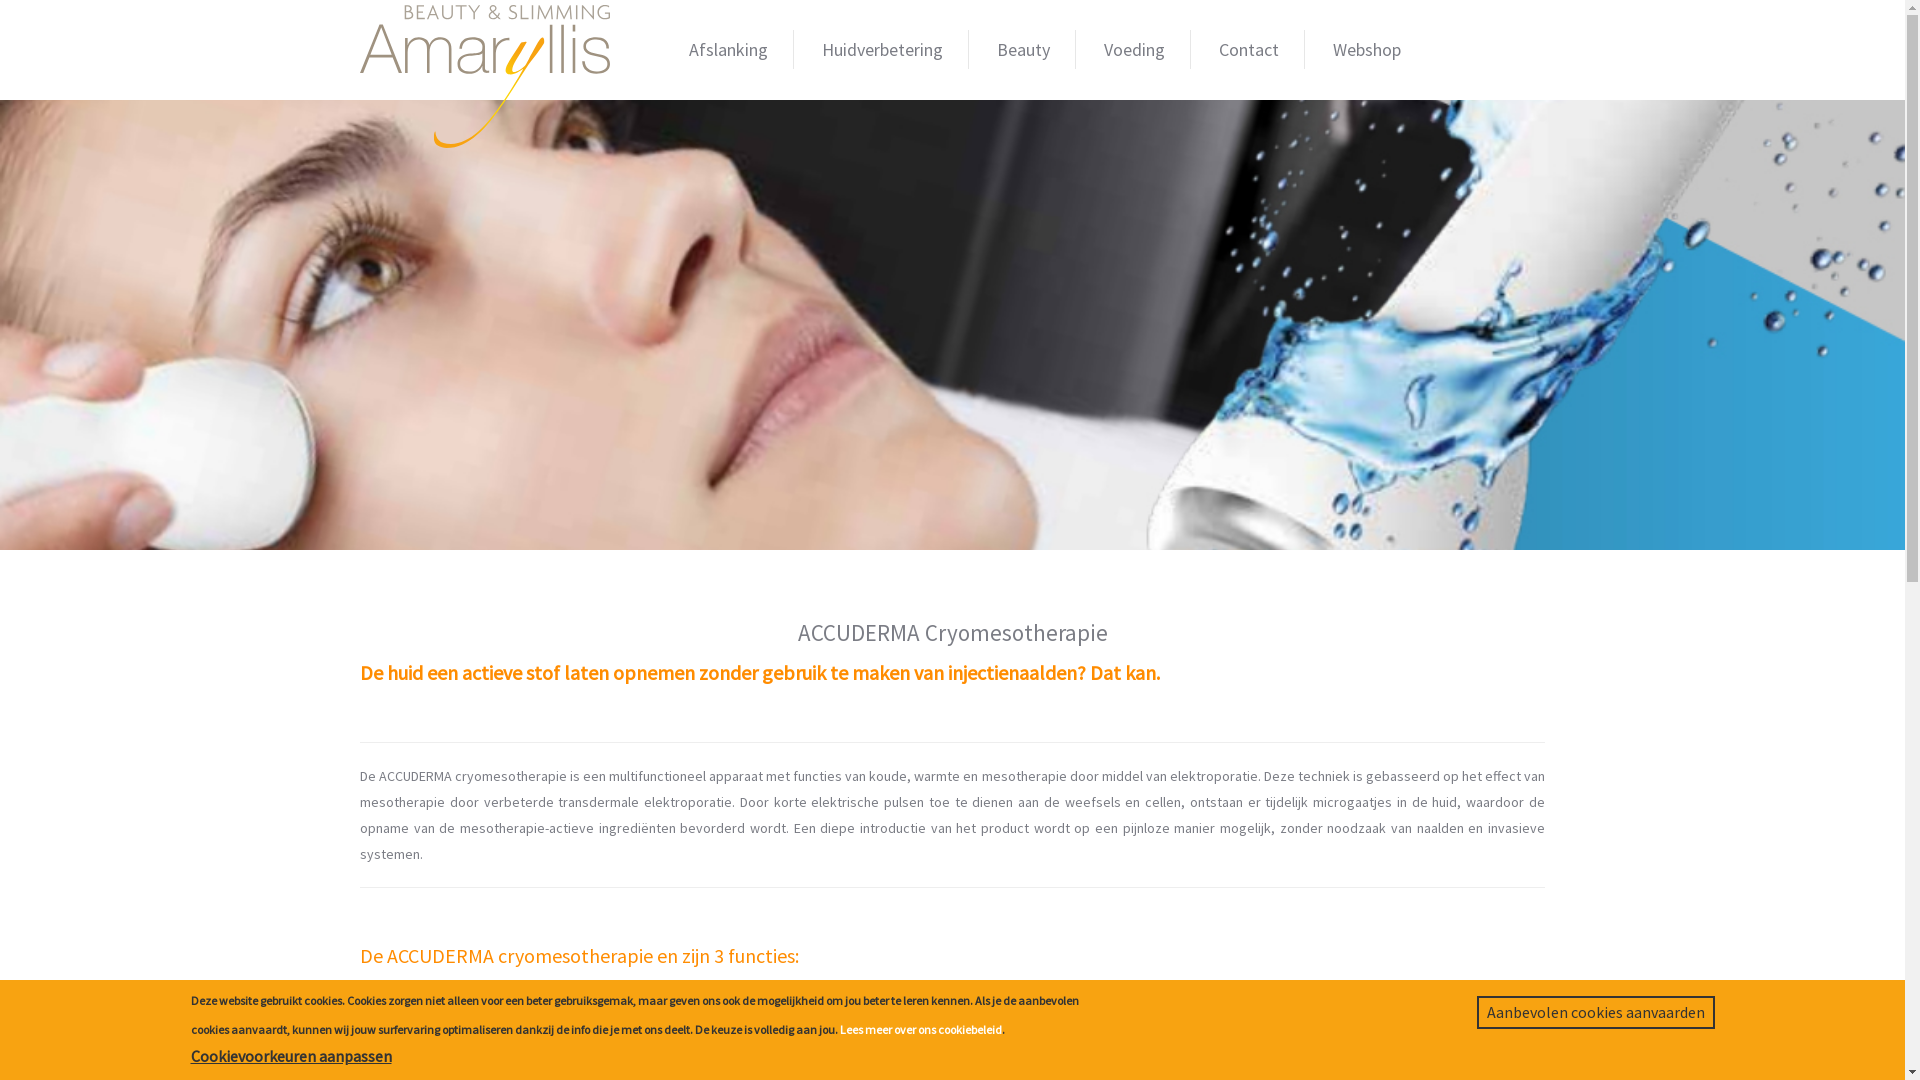 Image resolution: width=1920 pixels, height=1080 pixels. Describe the element at coordinates (1366, 48) in the screenshot. I see `'Webshop'` at that location.